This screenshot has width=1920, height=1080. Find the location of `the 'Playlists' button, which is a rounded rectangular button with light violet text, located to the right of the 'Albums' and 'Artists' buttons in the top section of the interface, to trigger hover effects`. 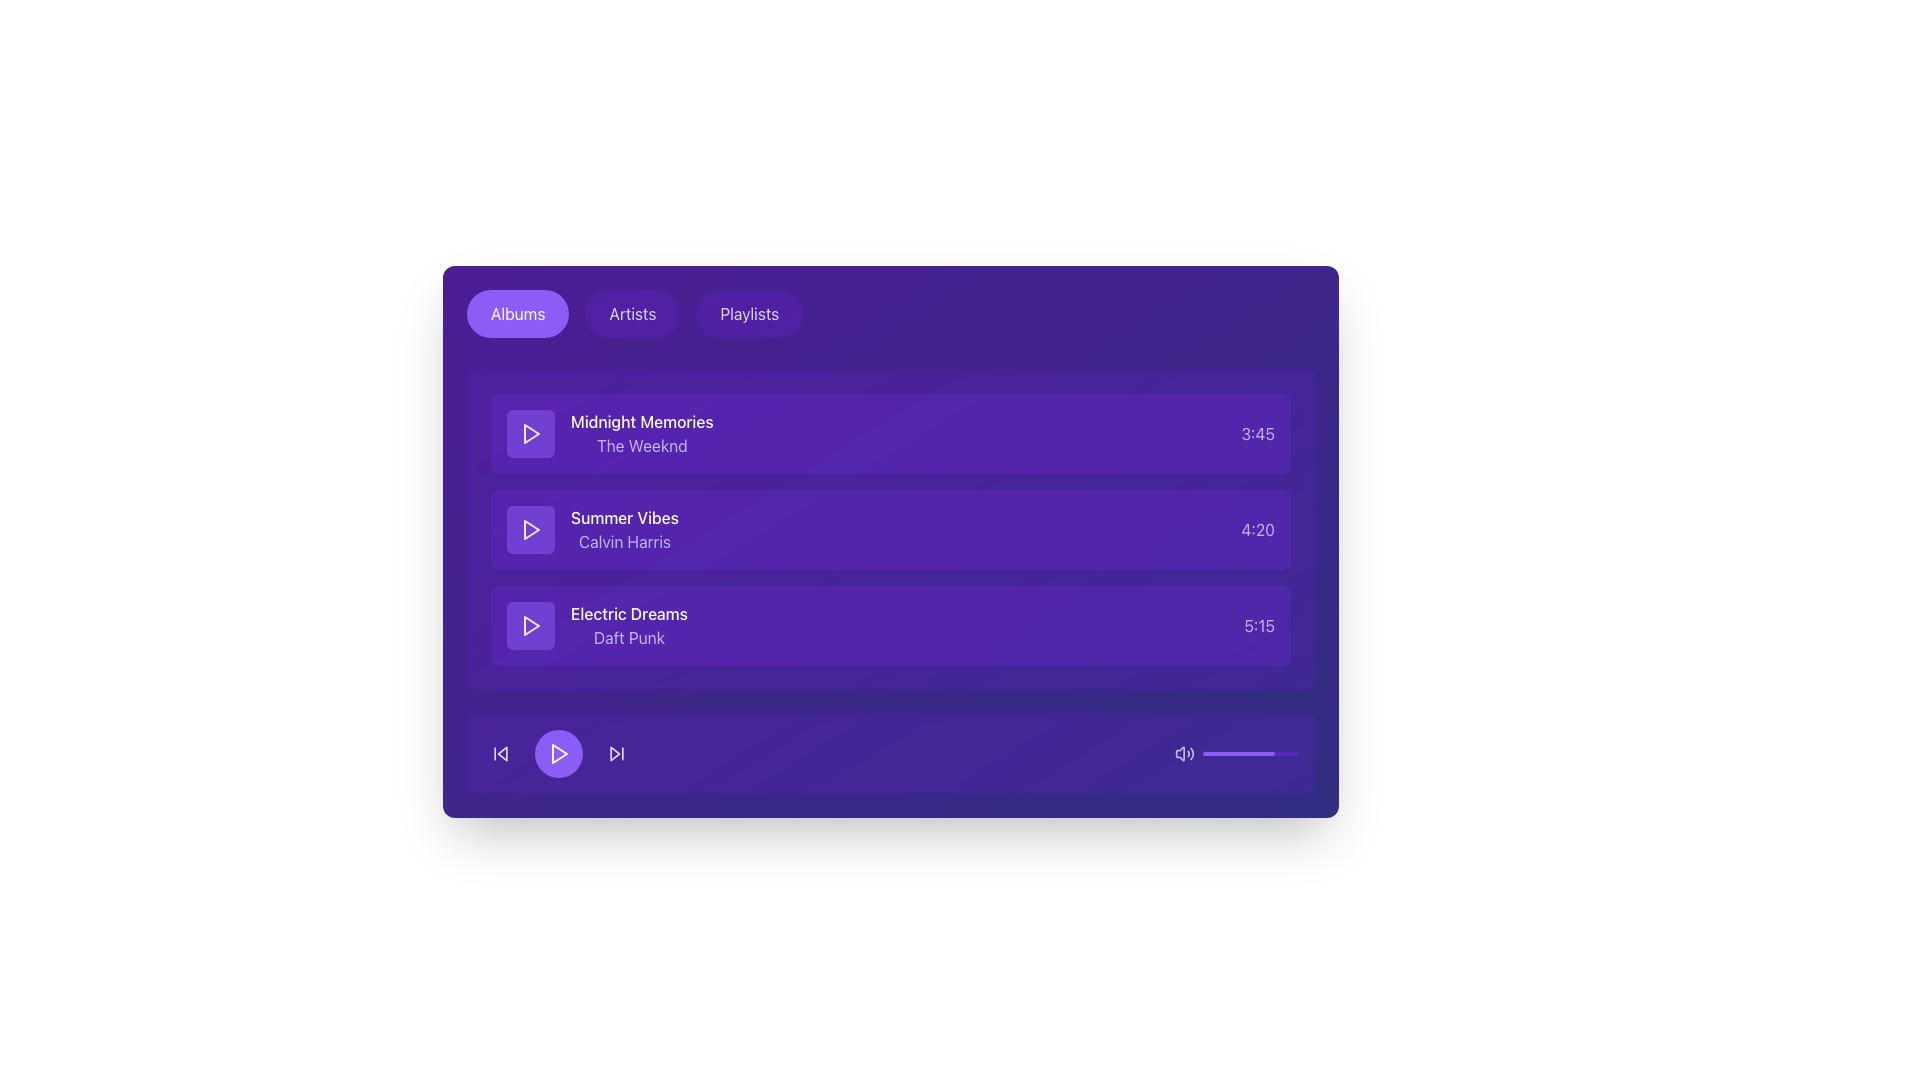

the 'Playlists' button, which is a rounded rectangular button with light violet text, located to the right of the 'Albums' and 'Artists' buttons in the top section of the interface, to trigger hover effects is located at coordinates (748, 313).